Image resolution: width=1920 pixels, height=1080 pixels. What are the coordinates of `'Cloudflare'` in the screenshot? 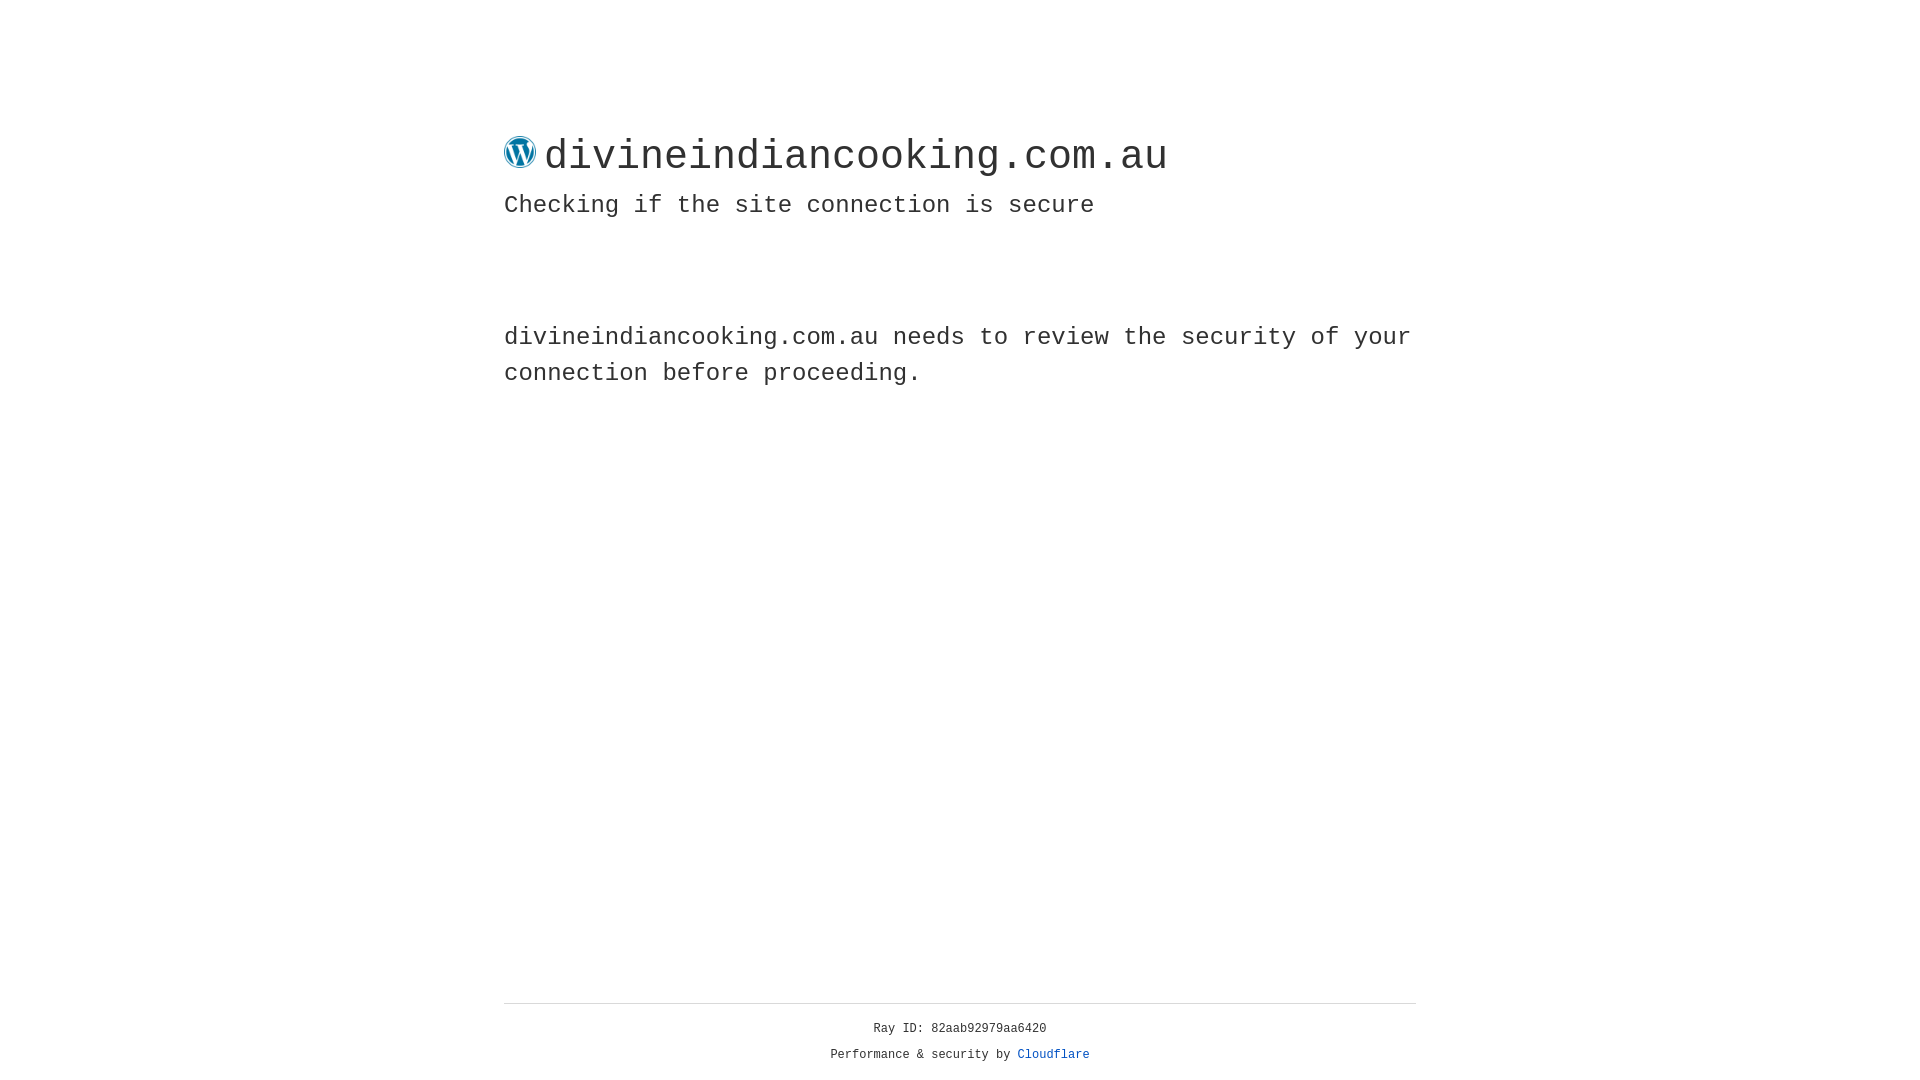 It's located at (1017, 1054).